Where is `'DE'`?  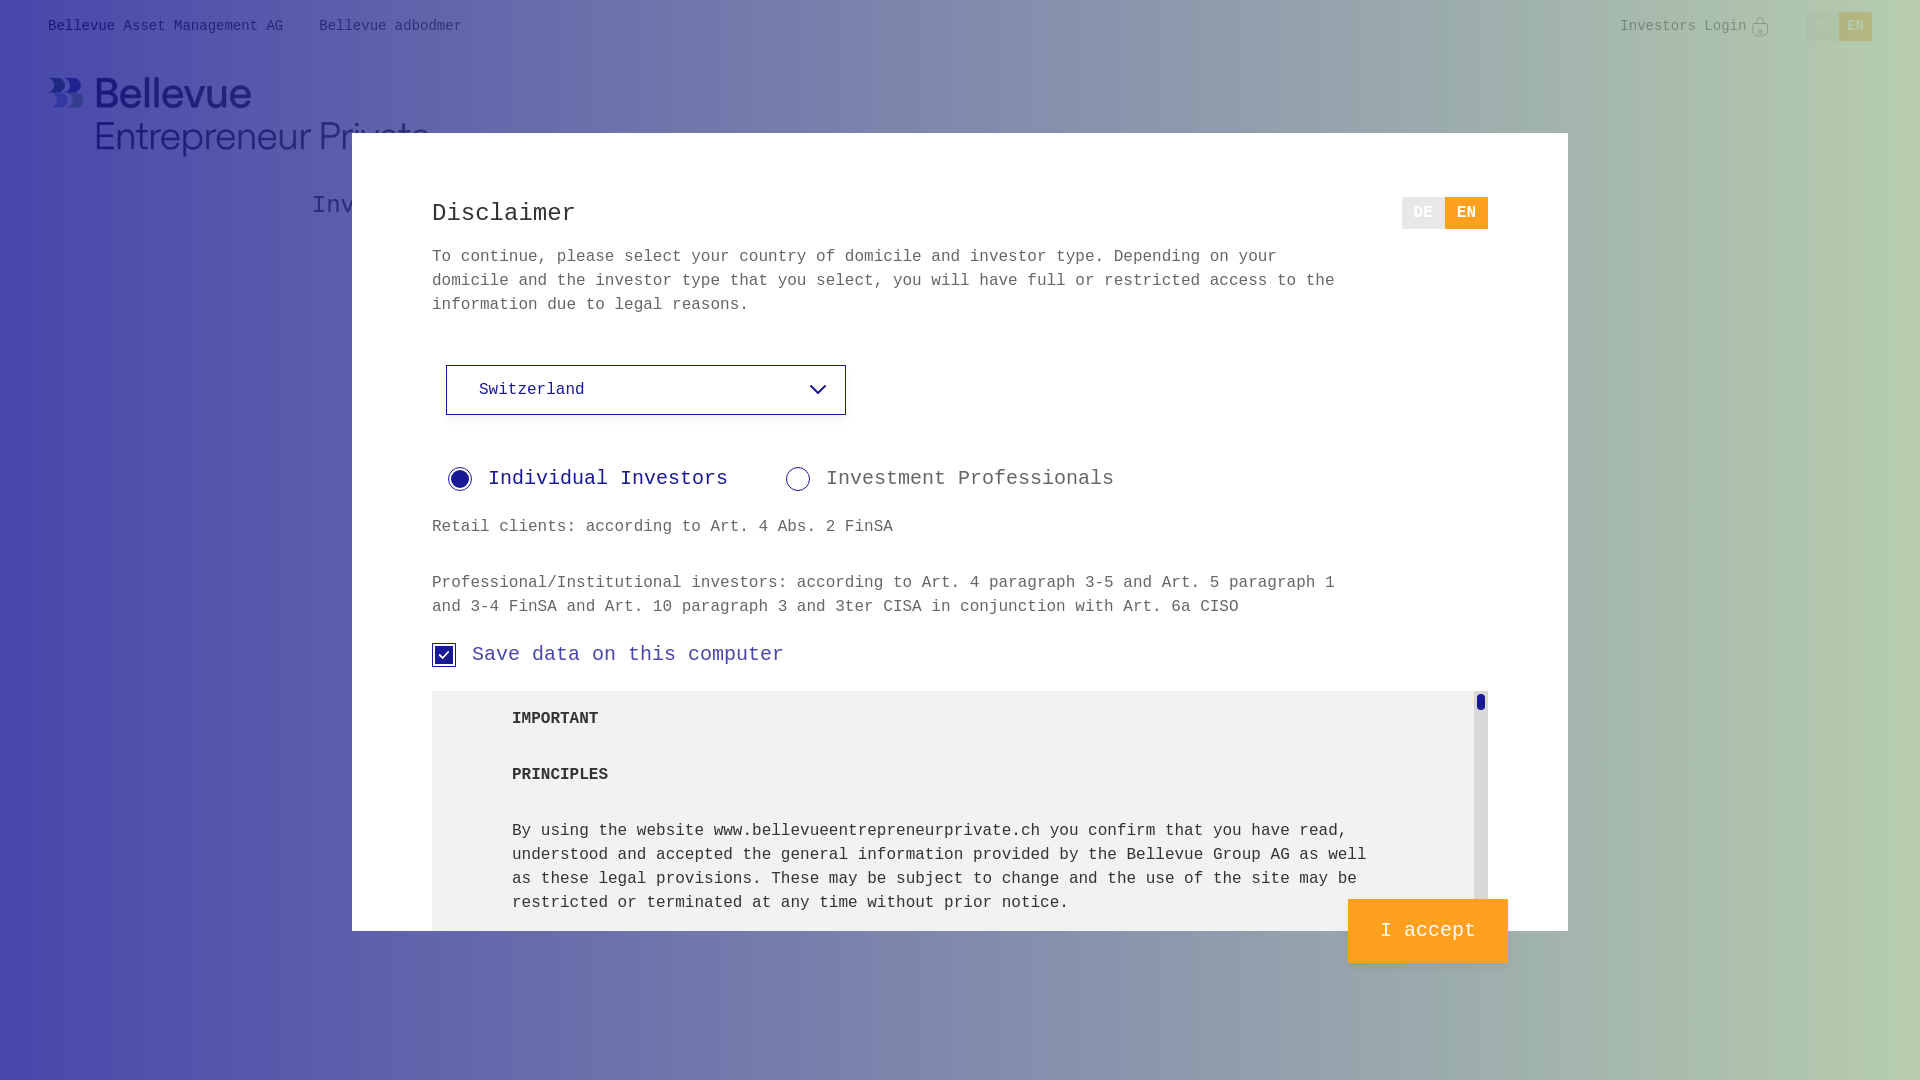 'DE' is located at coordinates (1422, 212).